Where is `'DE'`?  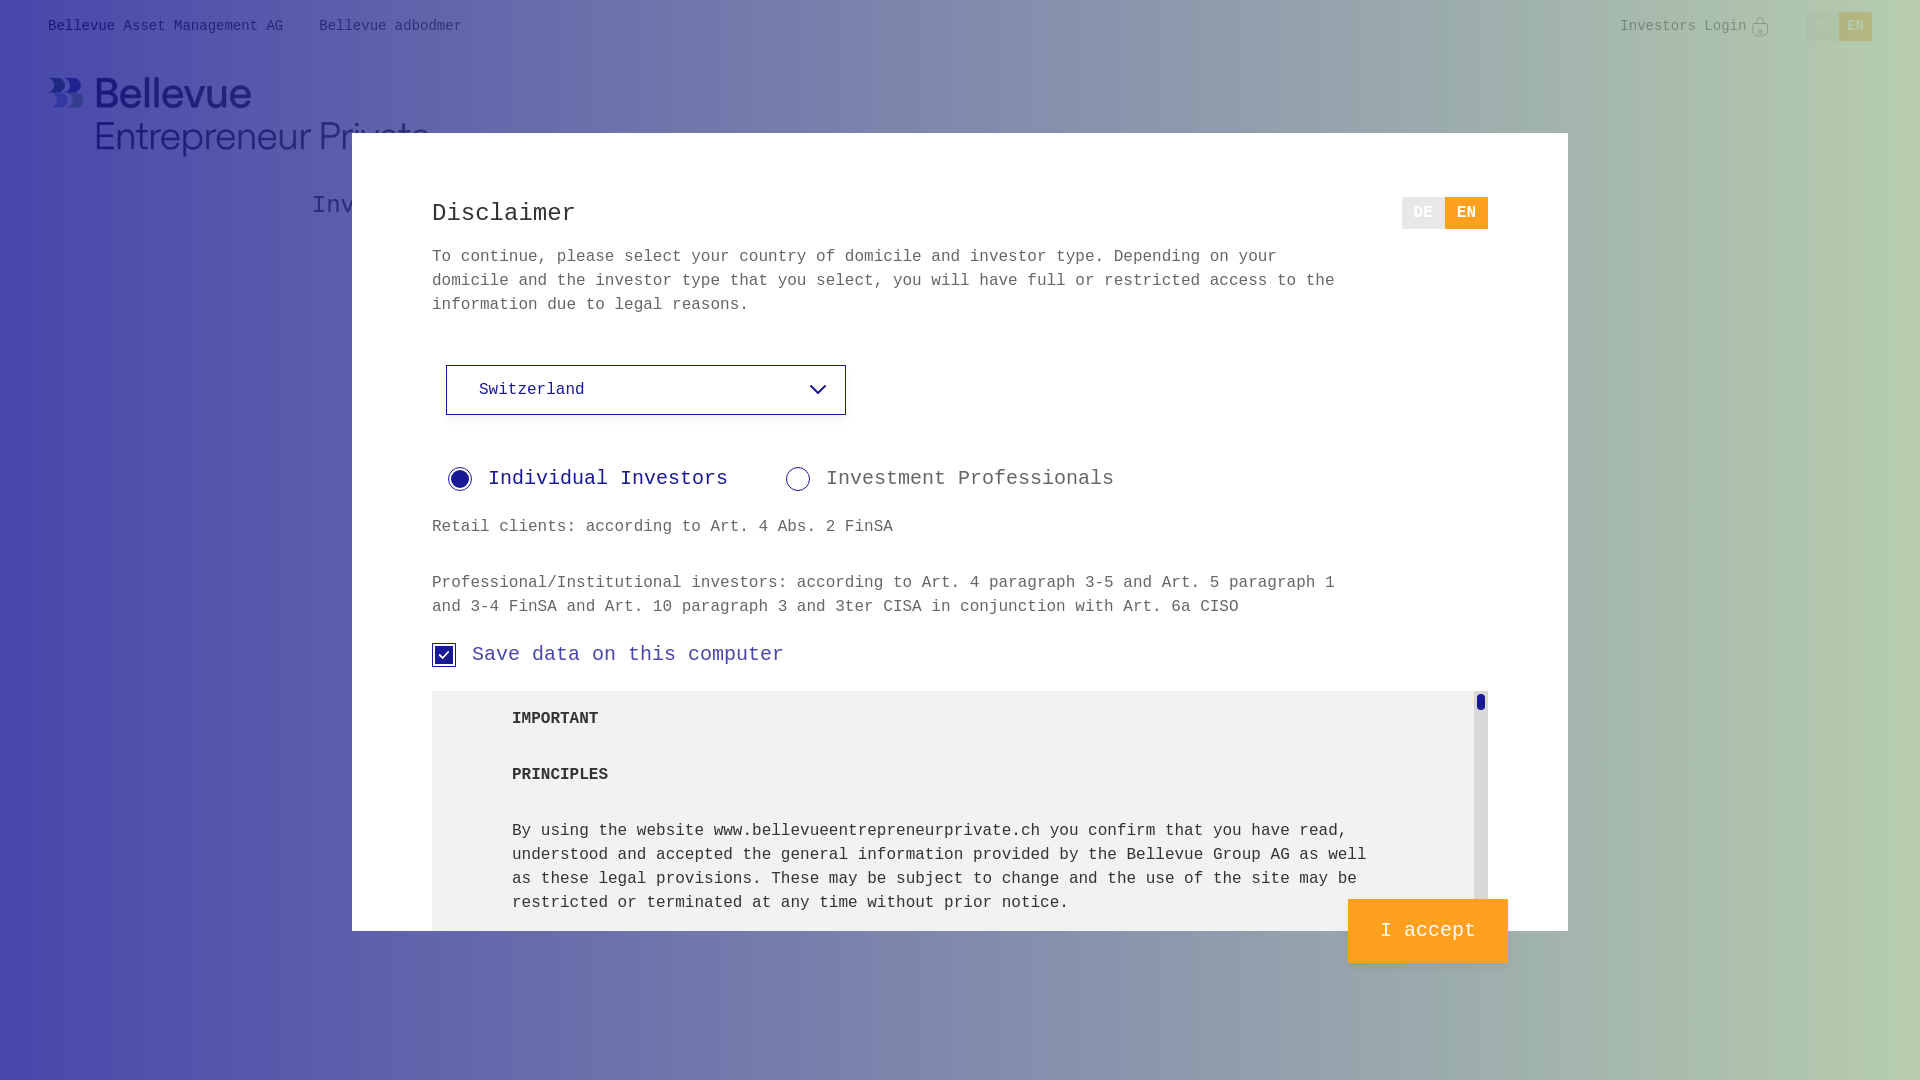 'DE' is located at coordinates (1422, 212).